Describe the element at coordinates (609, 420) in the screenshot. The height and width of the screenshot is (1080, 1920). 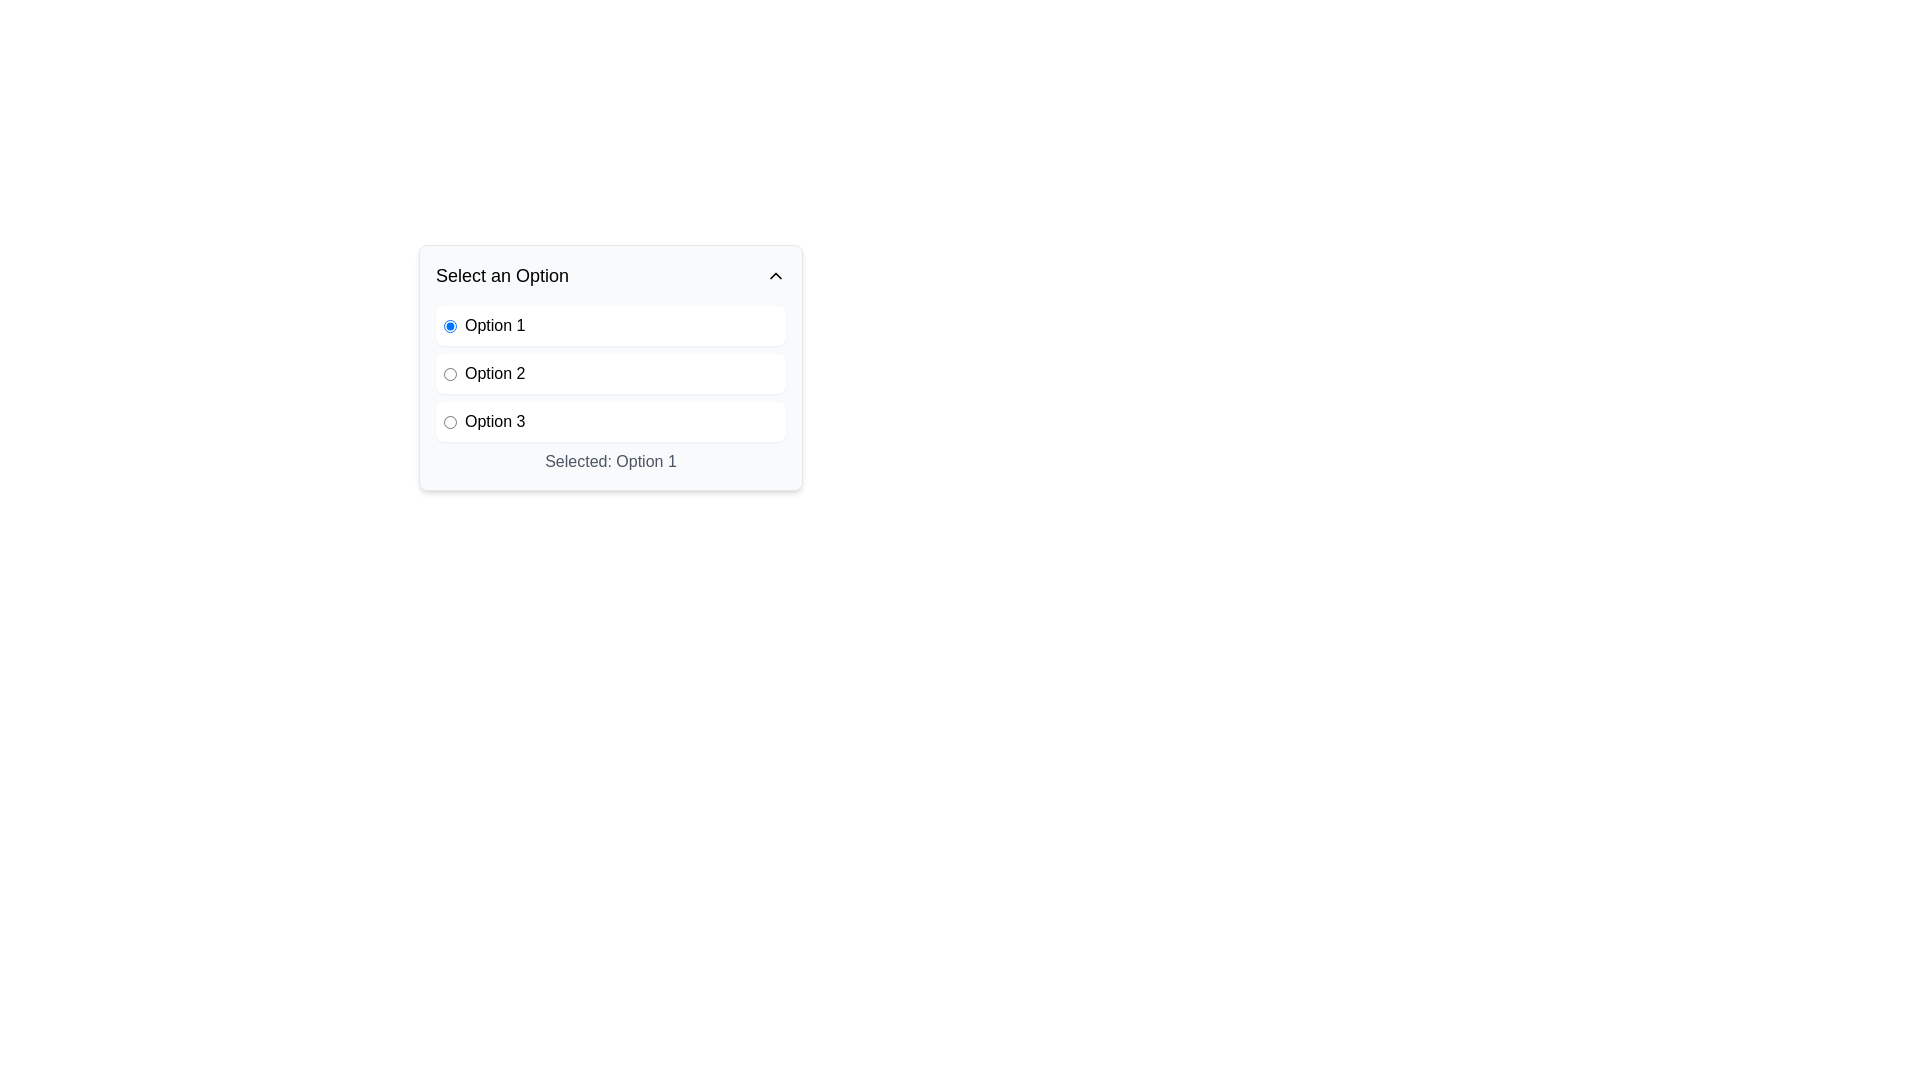
I see `the 'Option 3' radio button` at that location.